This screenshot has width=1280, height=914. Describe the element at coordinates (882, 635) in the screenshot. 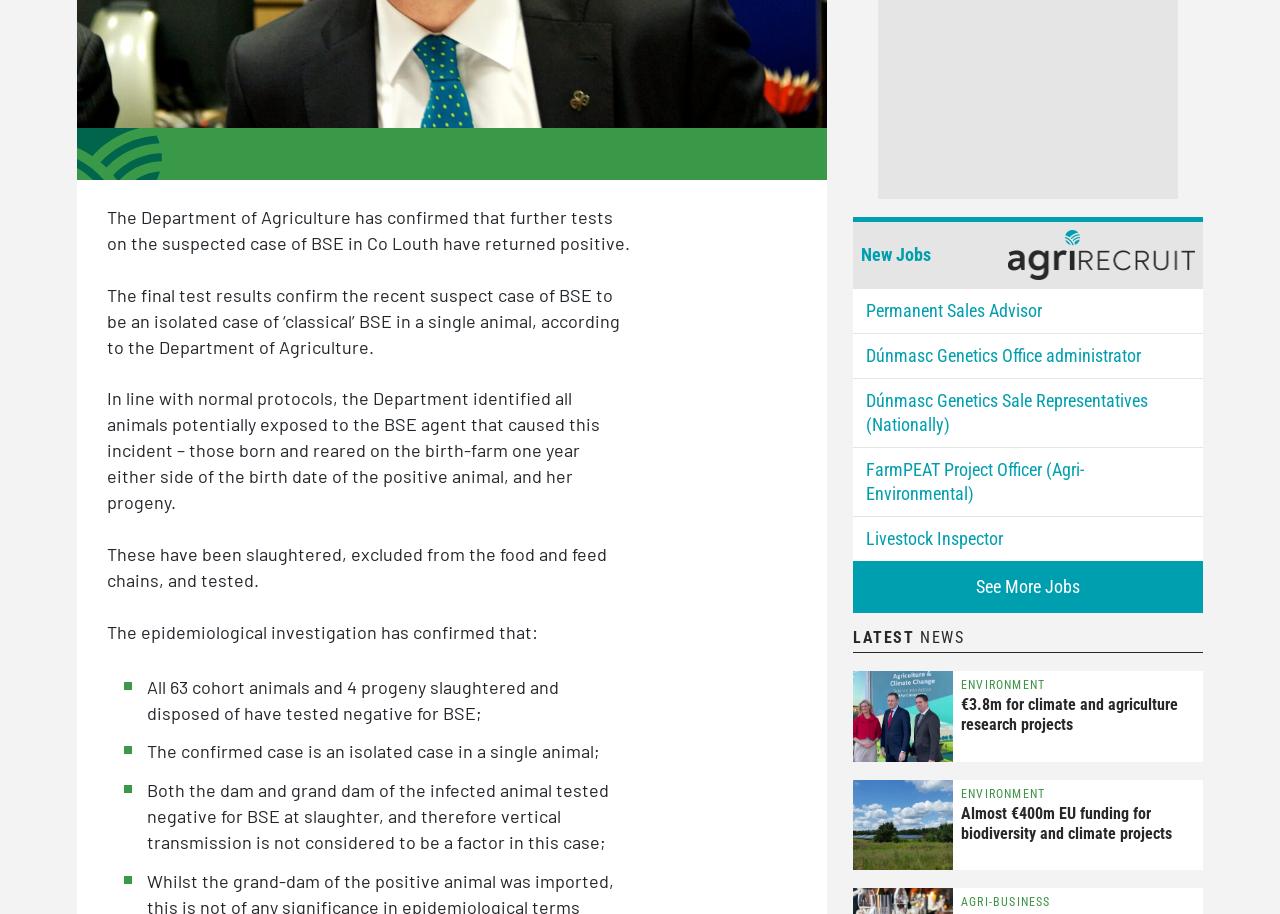

I see `'Latest'` at that location.